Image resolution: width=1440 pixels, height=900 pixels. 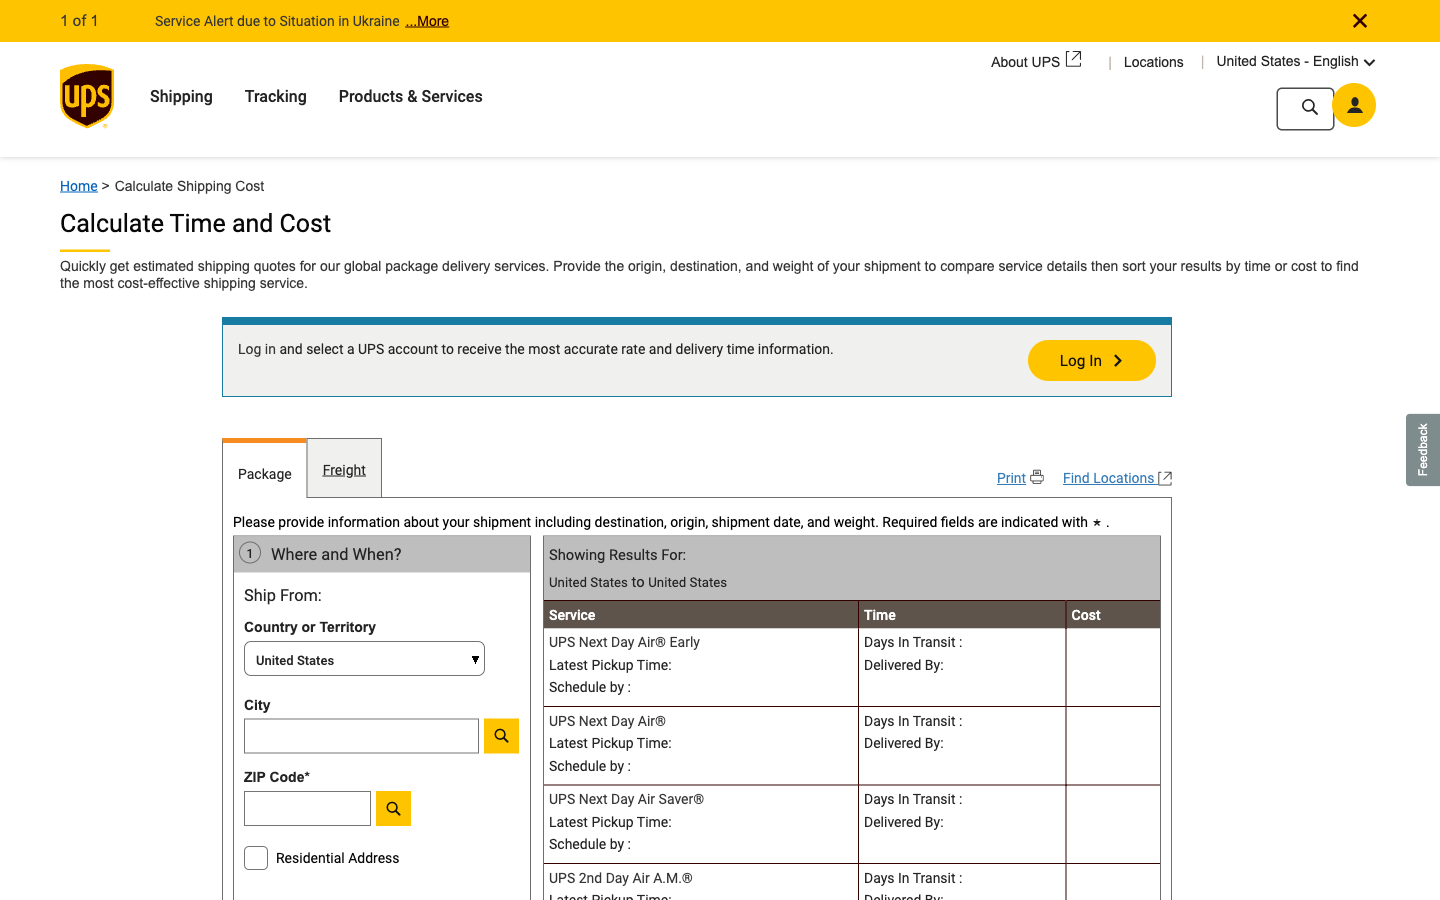 What do you see at coordinates (360, 813) in the screenshot?
I see `Look up the package associated with the Postal Code "10243"` at bounding box center [360, 813].